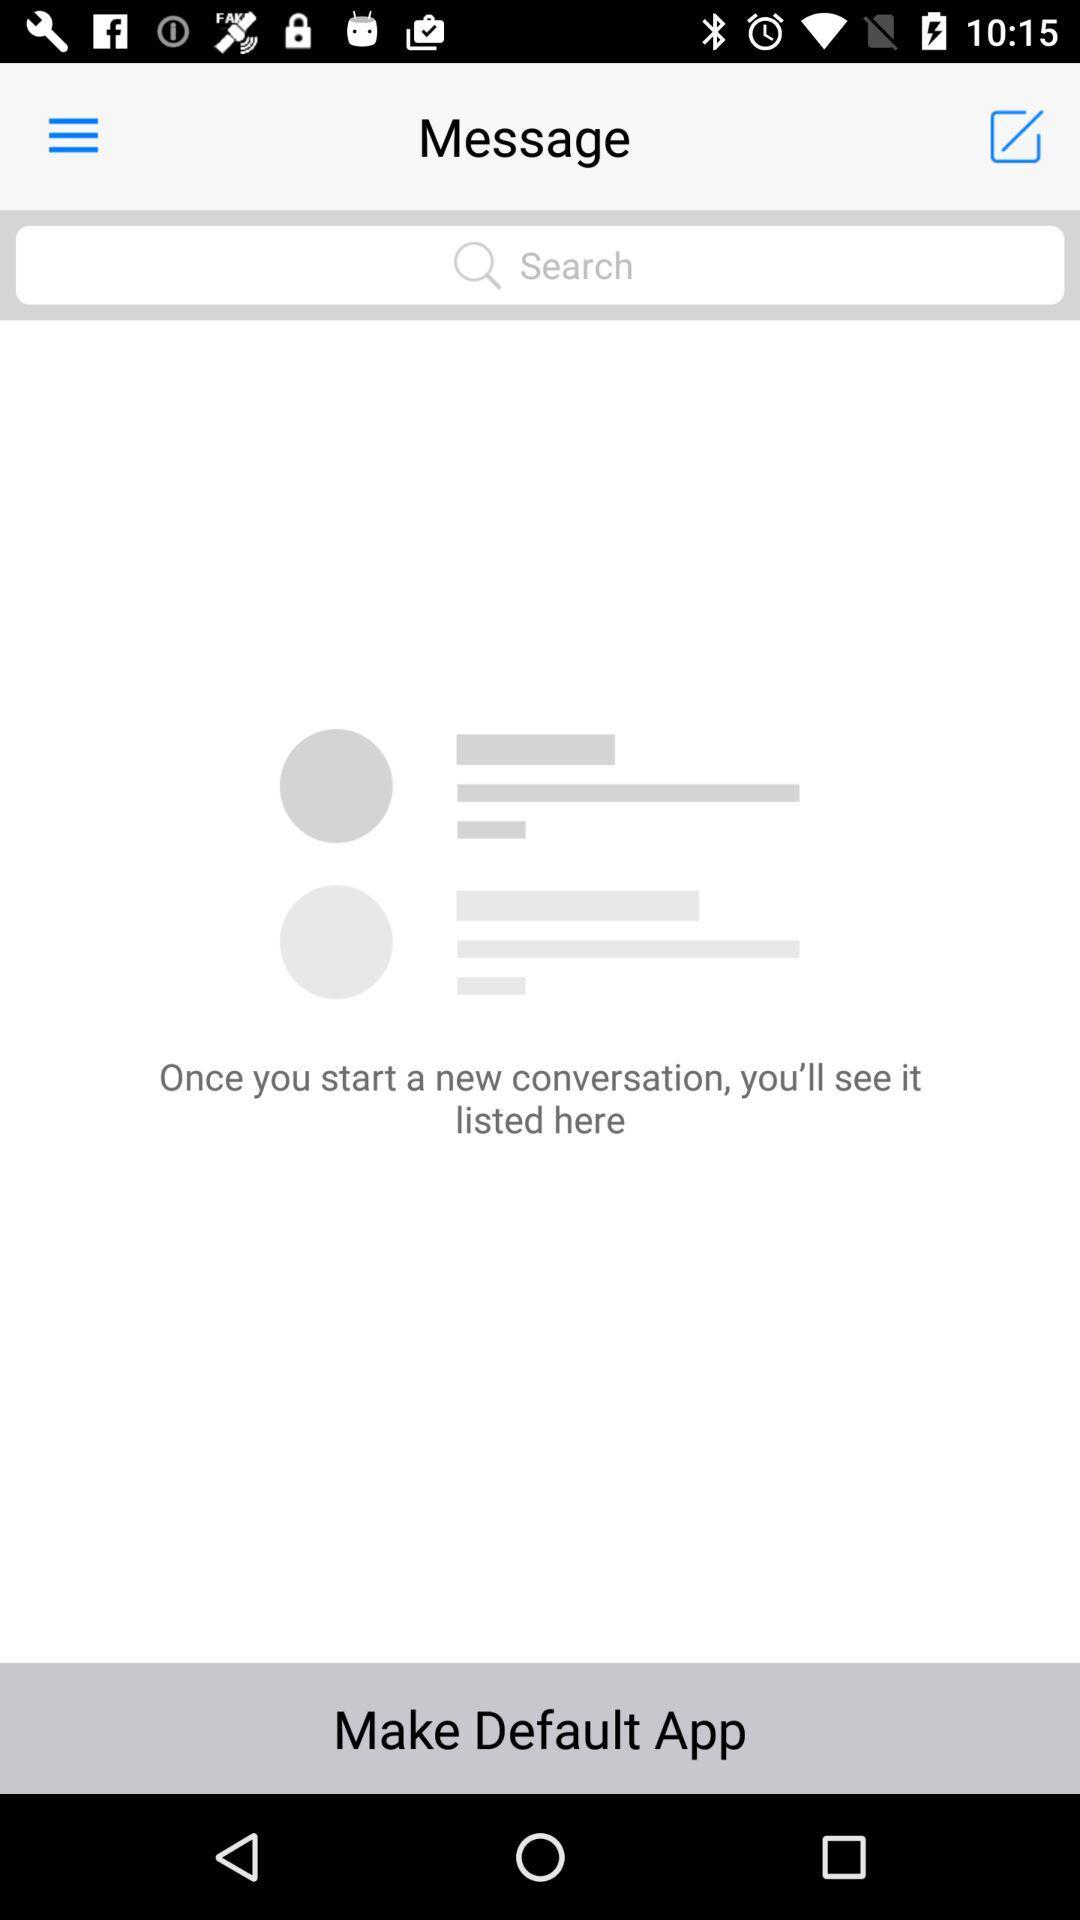  What do you see at coordinates (540, 1727) in the screenshot?
I see `make default app` at bounding box center [540, 1727].